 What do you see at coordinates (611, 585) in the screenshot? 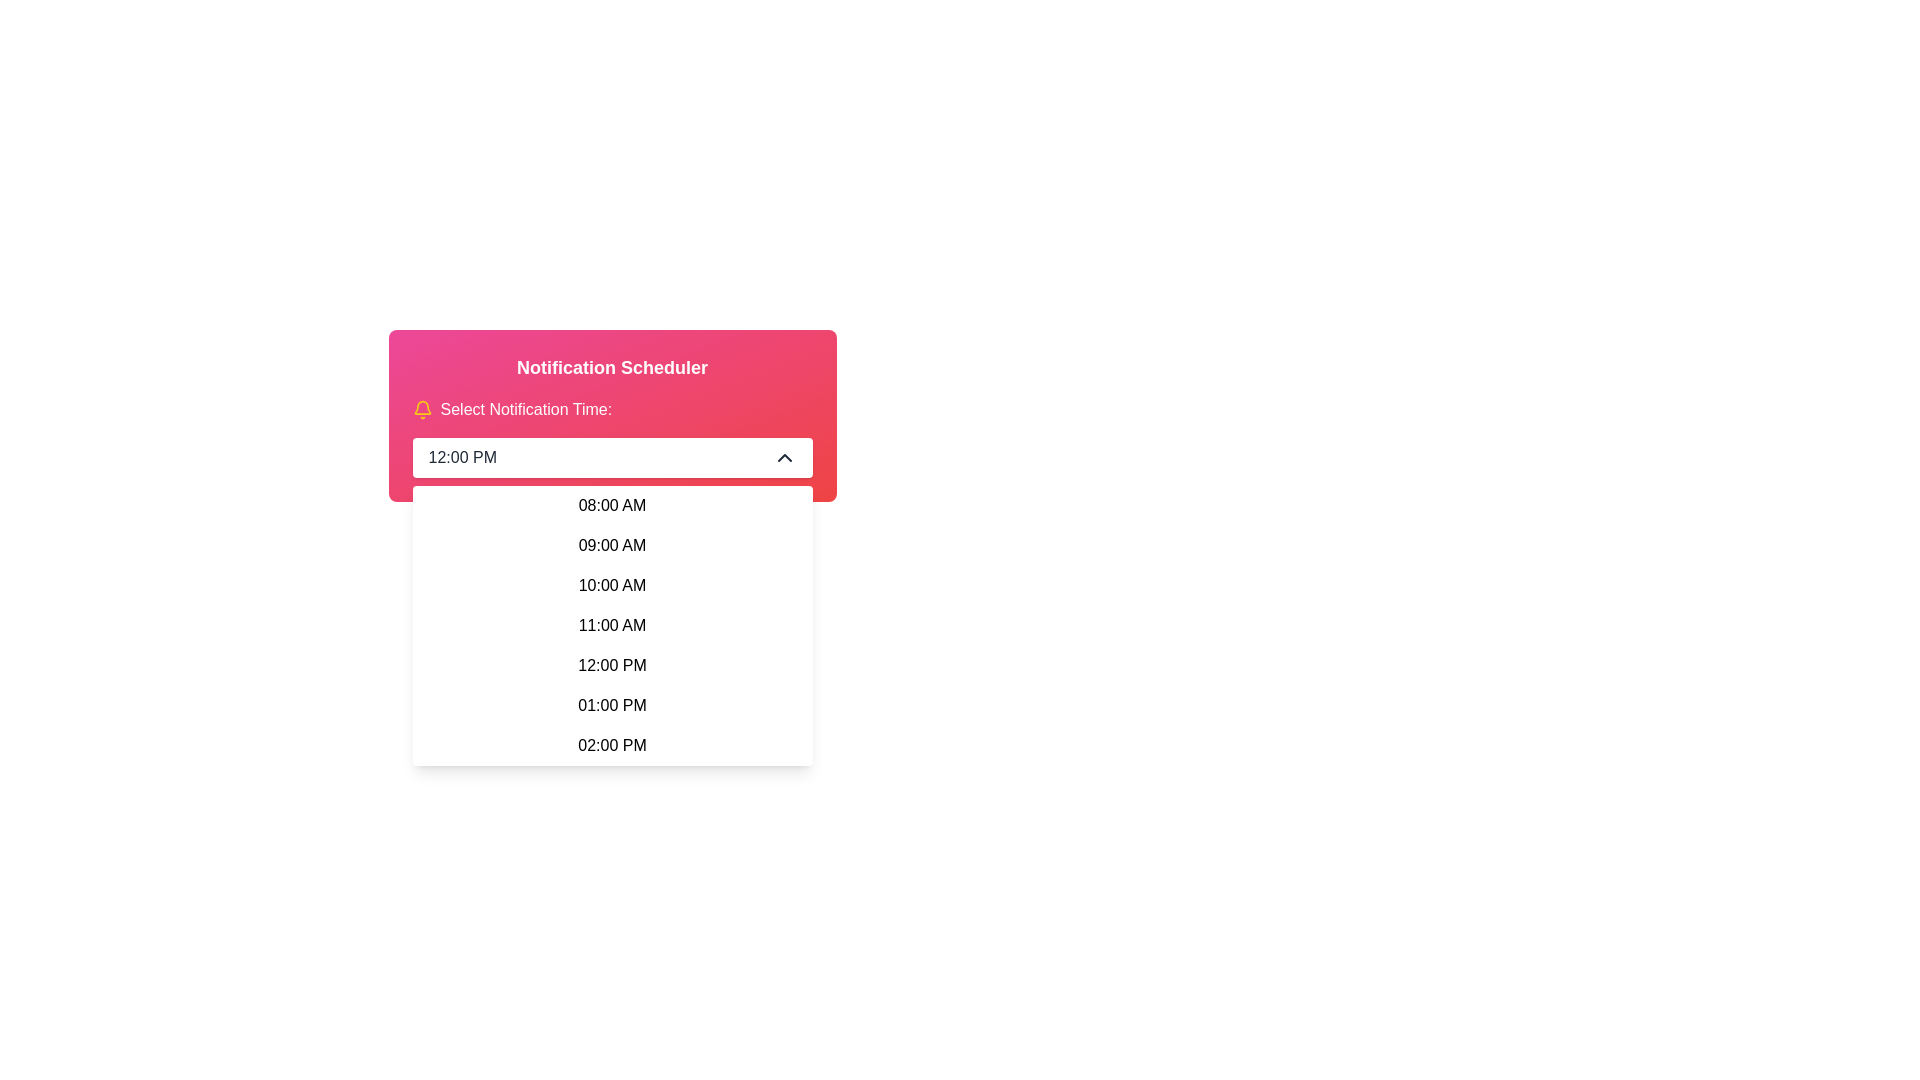
I see `the selectable dropdown menu item displaying '10:00 AM' to observe the background color change` at bounding box center [611, 585].